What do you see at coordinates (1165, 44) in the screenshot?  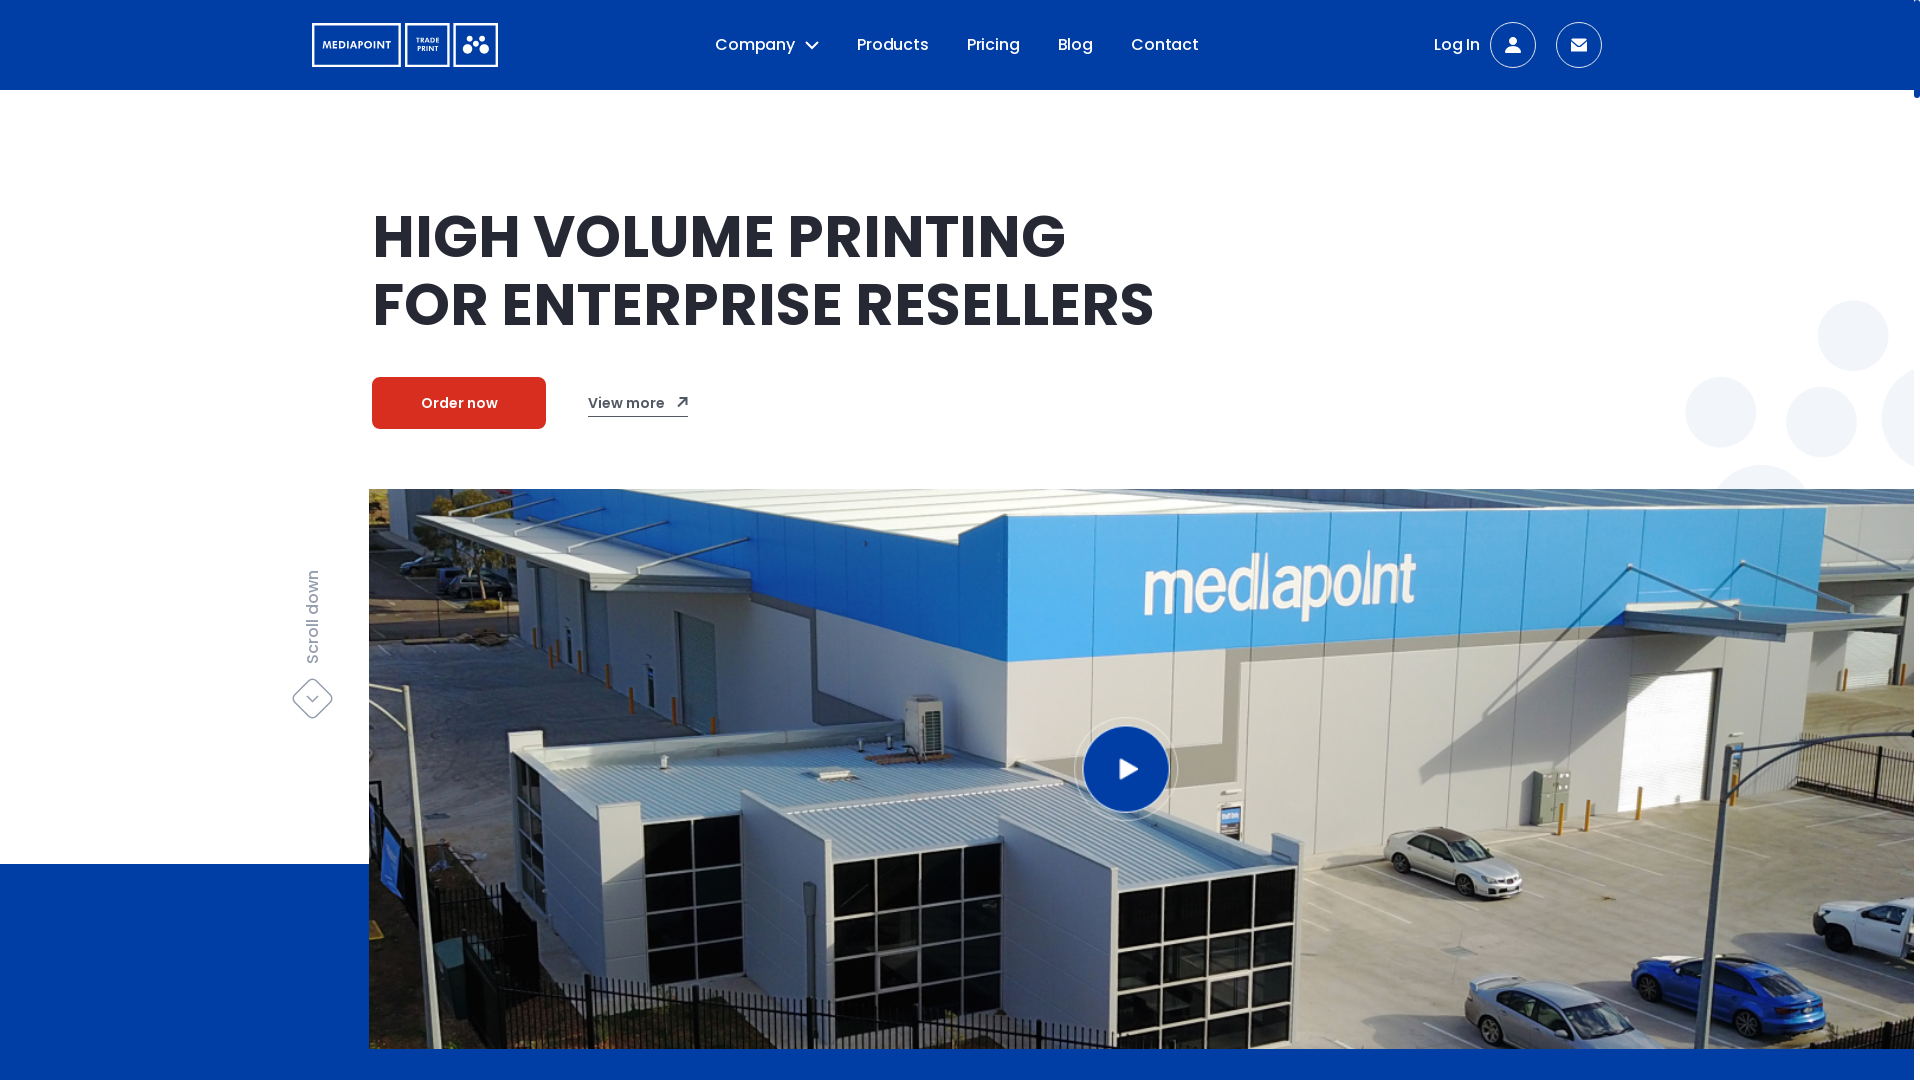 I see `'Contact'` at bounding box center [1165, 44].